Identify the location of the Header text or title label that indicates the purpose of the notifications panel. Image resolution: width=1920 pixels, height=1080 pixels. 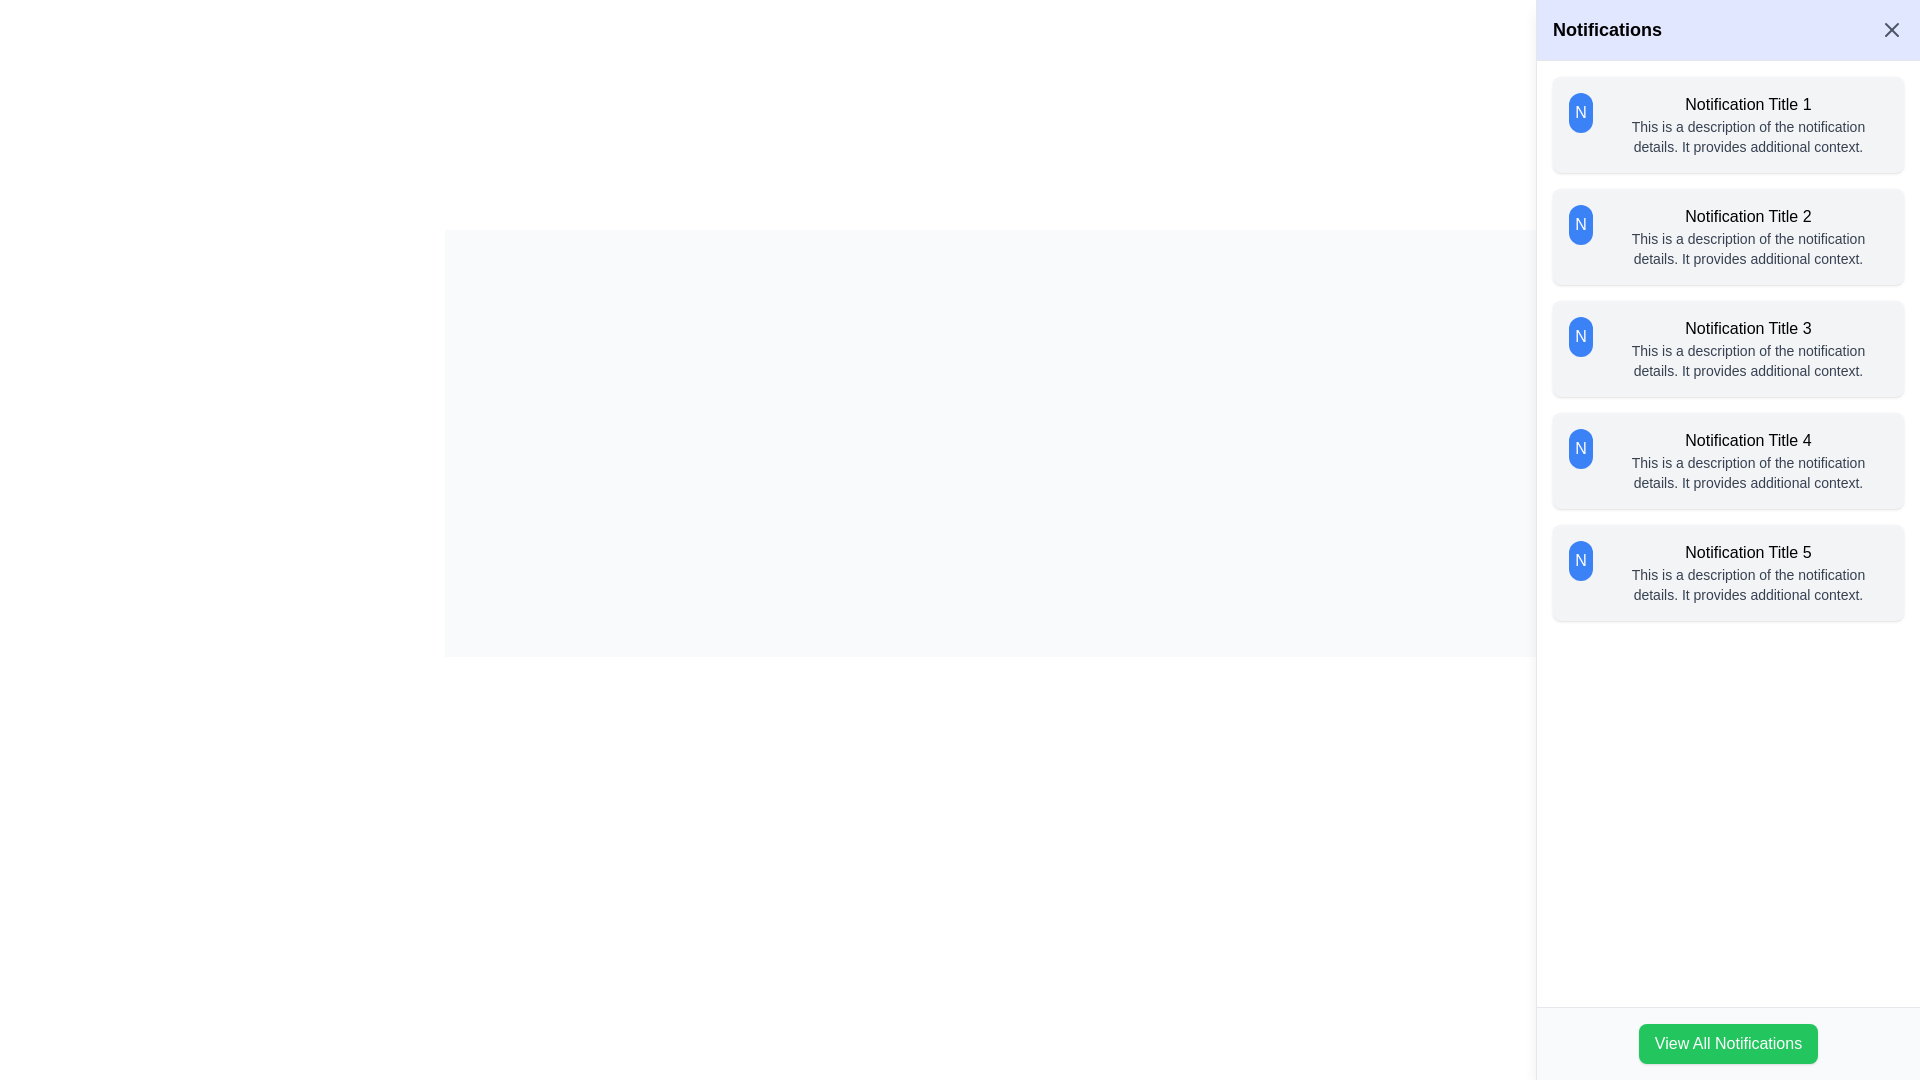
(1607, 30).